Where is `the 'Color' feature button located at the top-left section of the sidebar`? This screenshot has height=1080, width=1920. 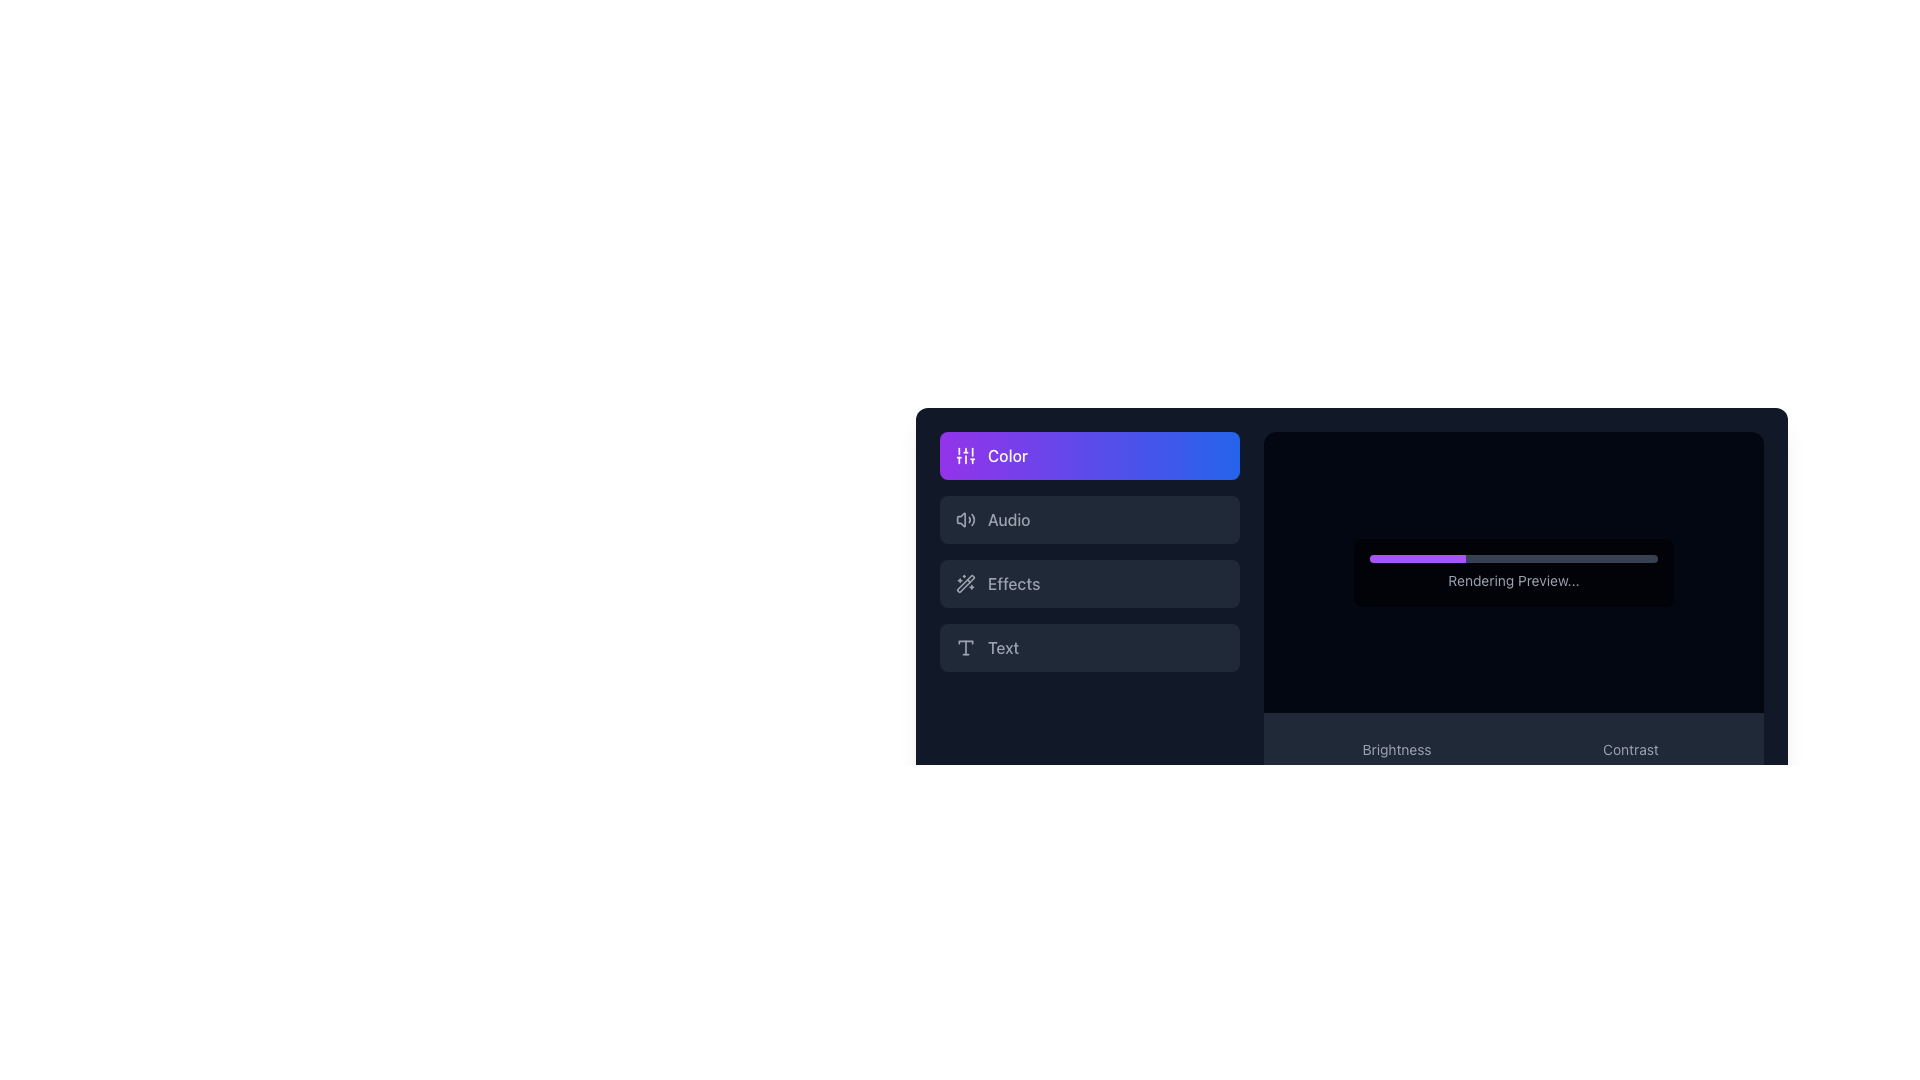
the 'Color' feature button located at the top-left section of the sidebar is located at coordinates (1088, 455).